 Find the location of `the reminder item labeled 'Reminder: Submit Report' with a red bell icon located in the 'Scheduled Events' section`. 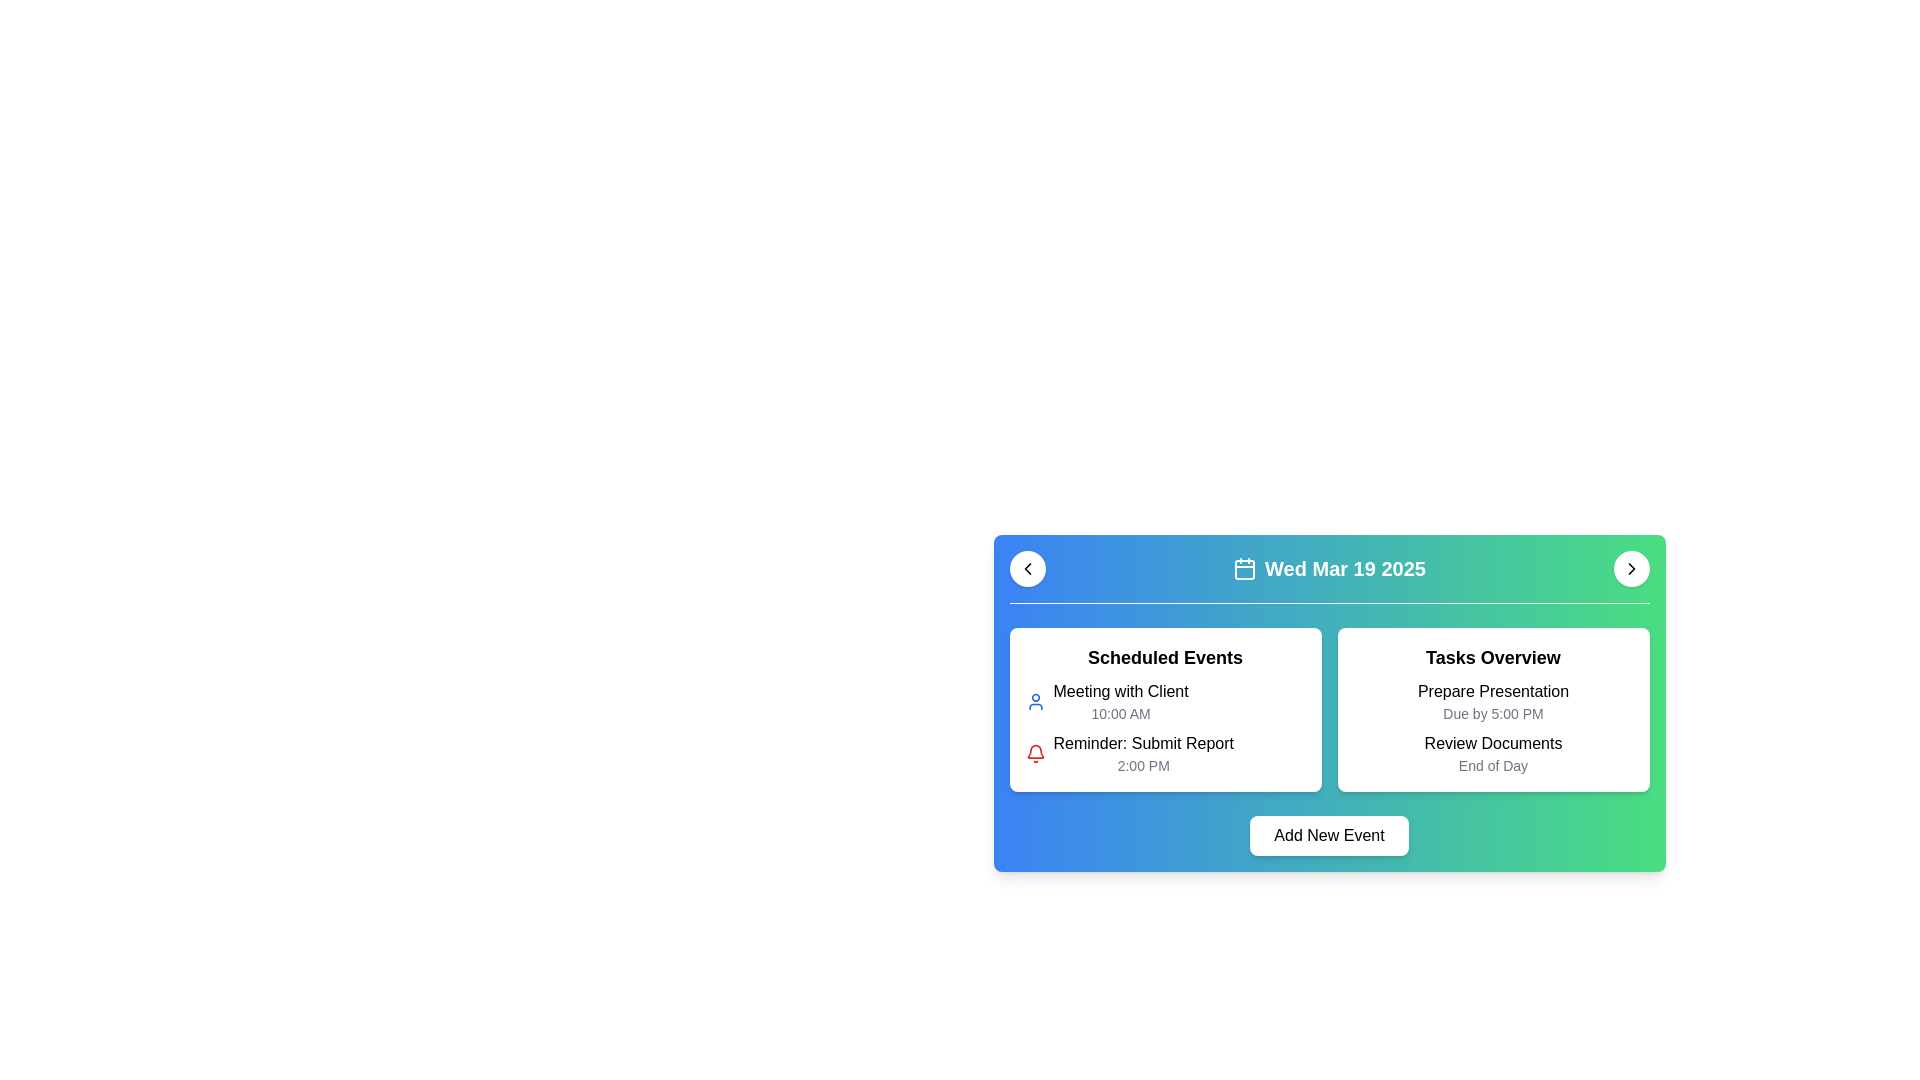

the reminder item labeled 'Reminder: Submit Report' with a red bell icon located in the 'Scheduled Events' section is located at coordinates (1165, 753).